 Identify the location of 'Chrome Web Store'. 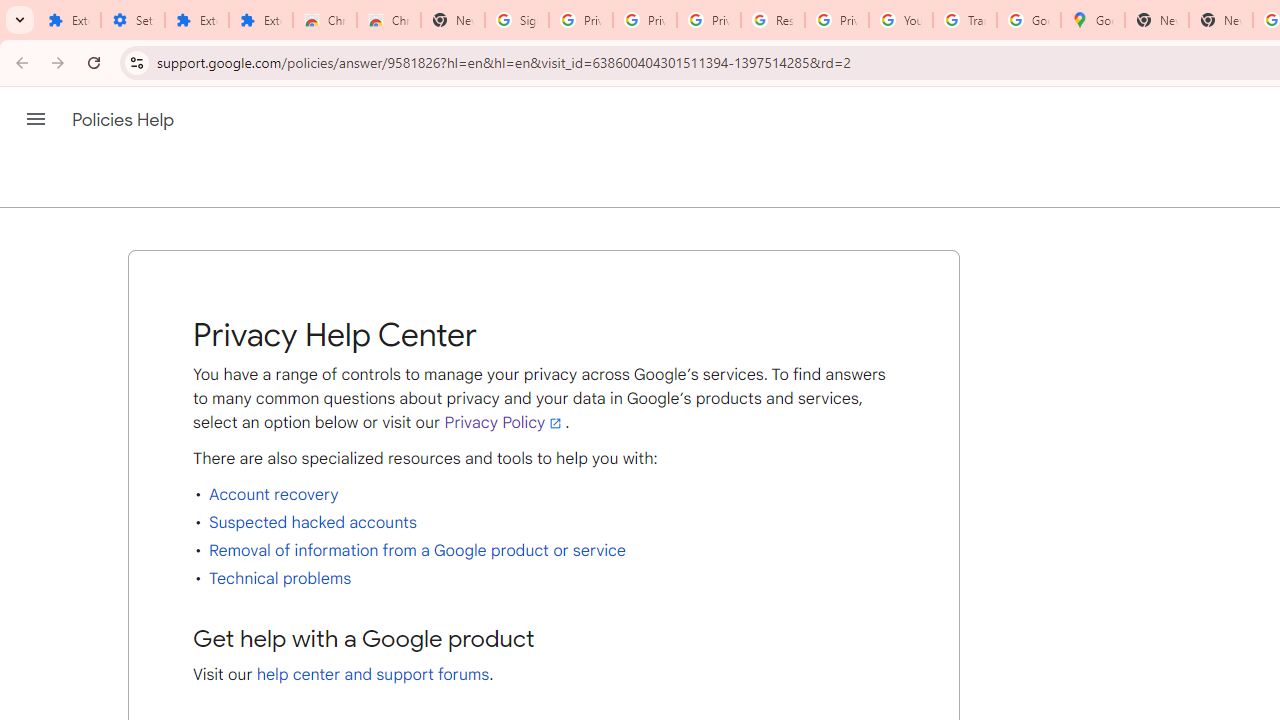
(325, 20).